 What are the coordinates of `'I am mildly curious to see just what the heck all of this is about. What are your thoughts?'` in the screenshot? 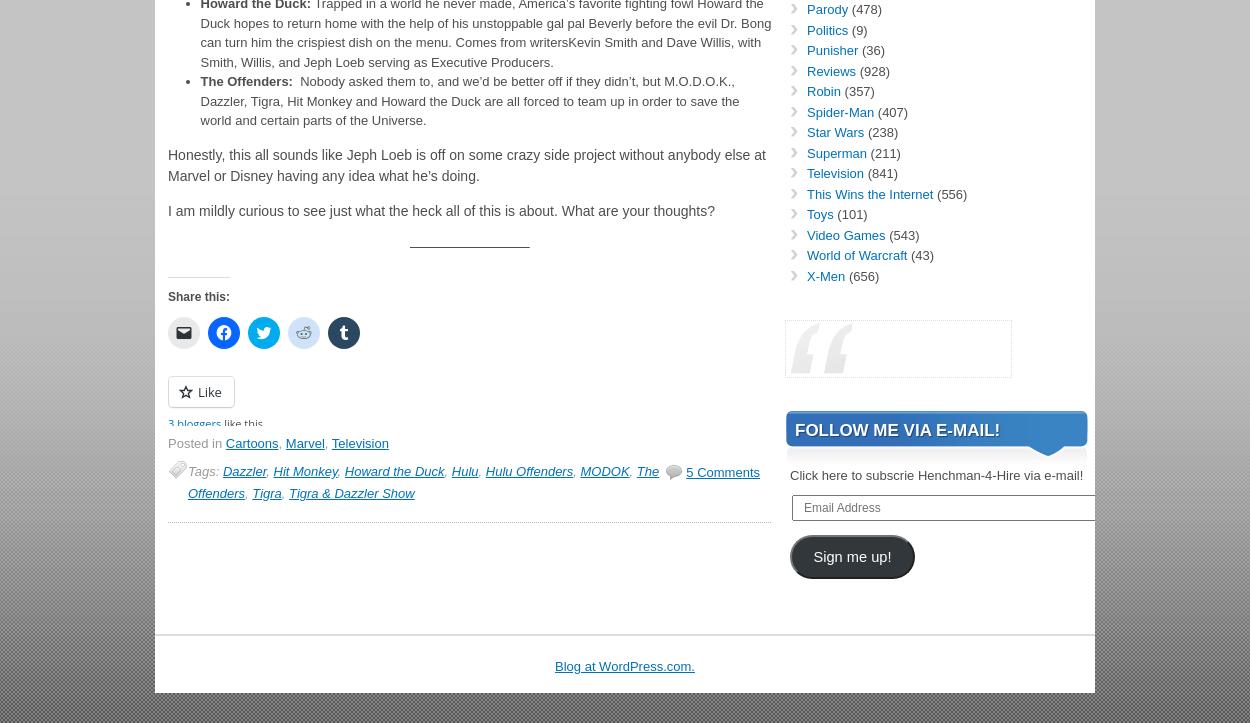 It's located at (440, 210).